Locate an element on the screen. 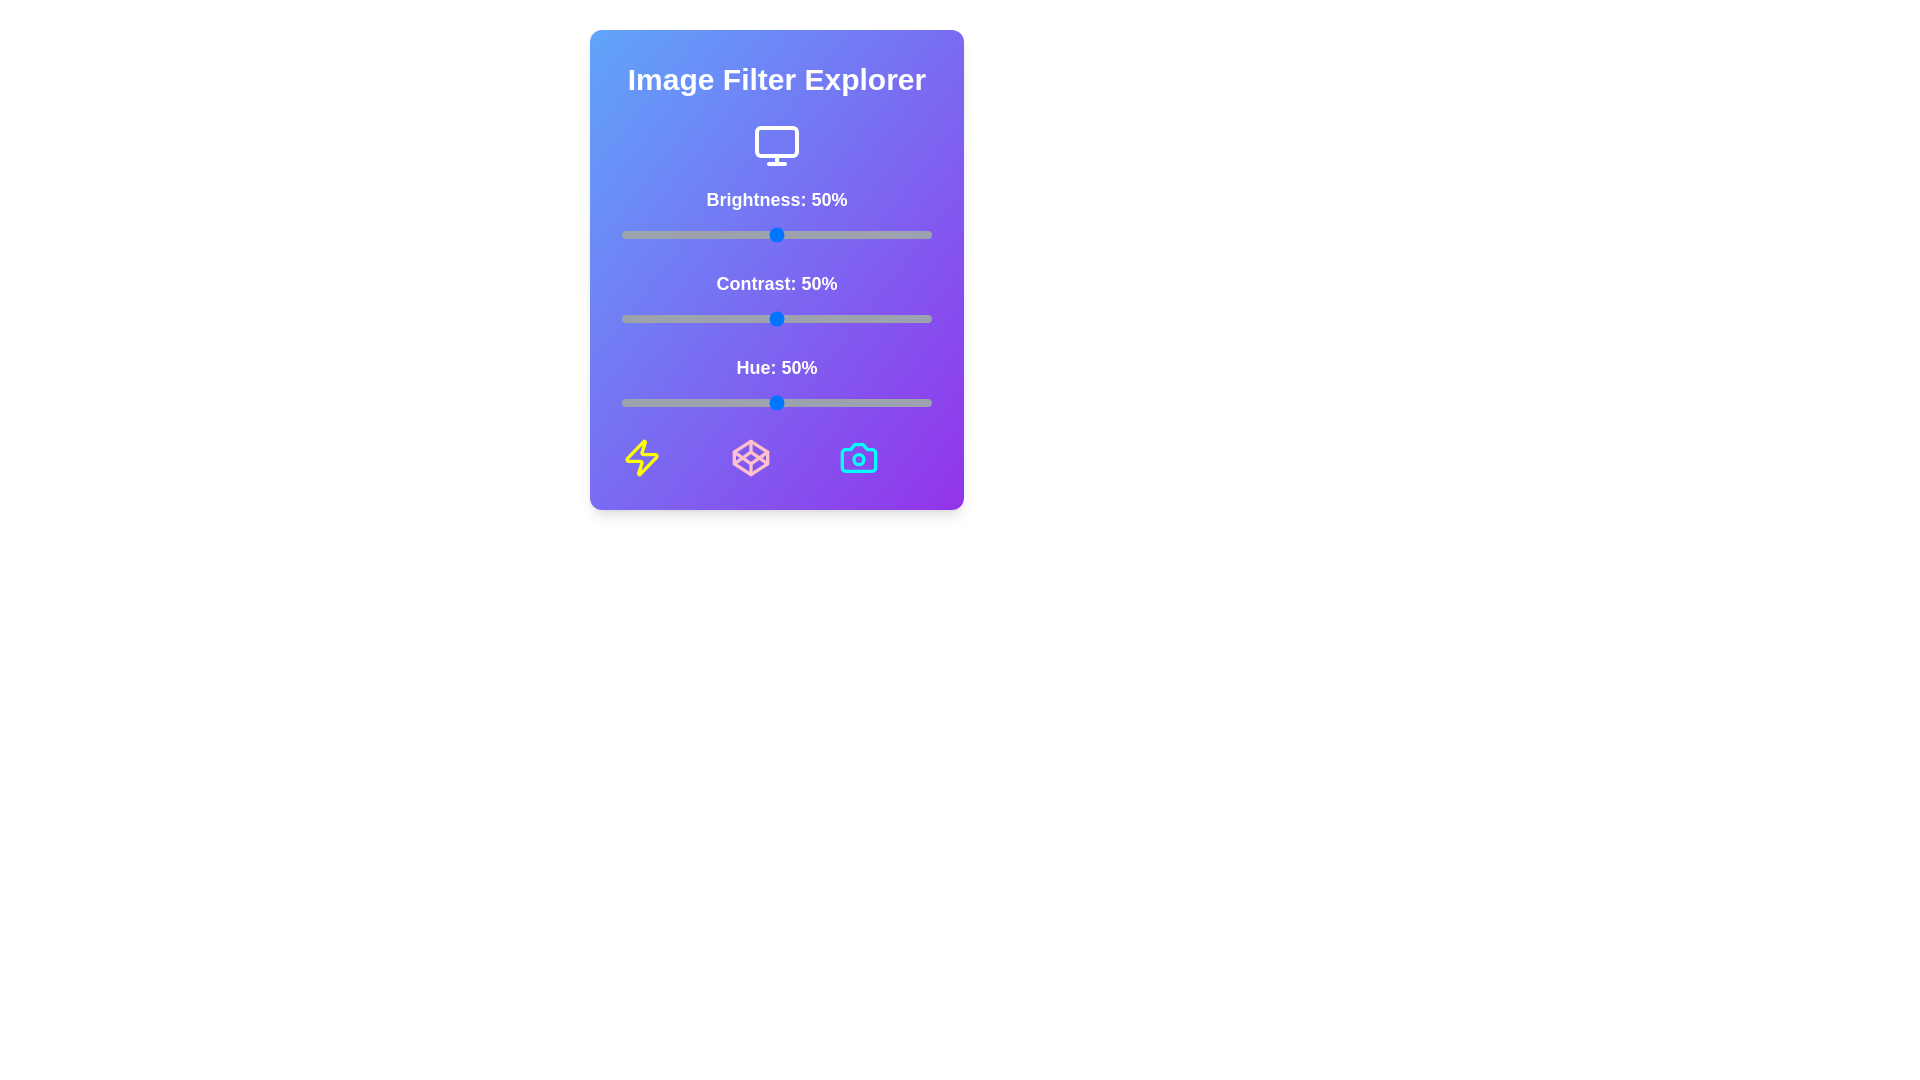 The width and height of the screenshot is (1920, 1080). the cube icon is located at coordinates (749, 458).